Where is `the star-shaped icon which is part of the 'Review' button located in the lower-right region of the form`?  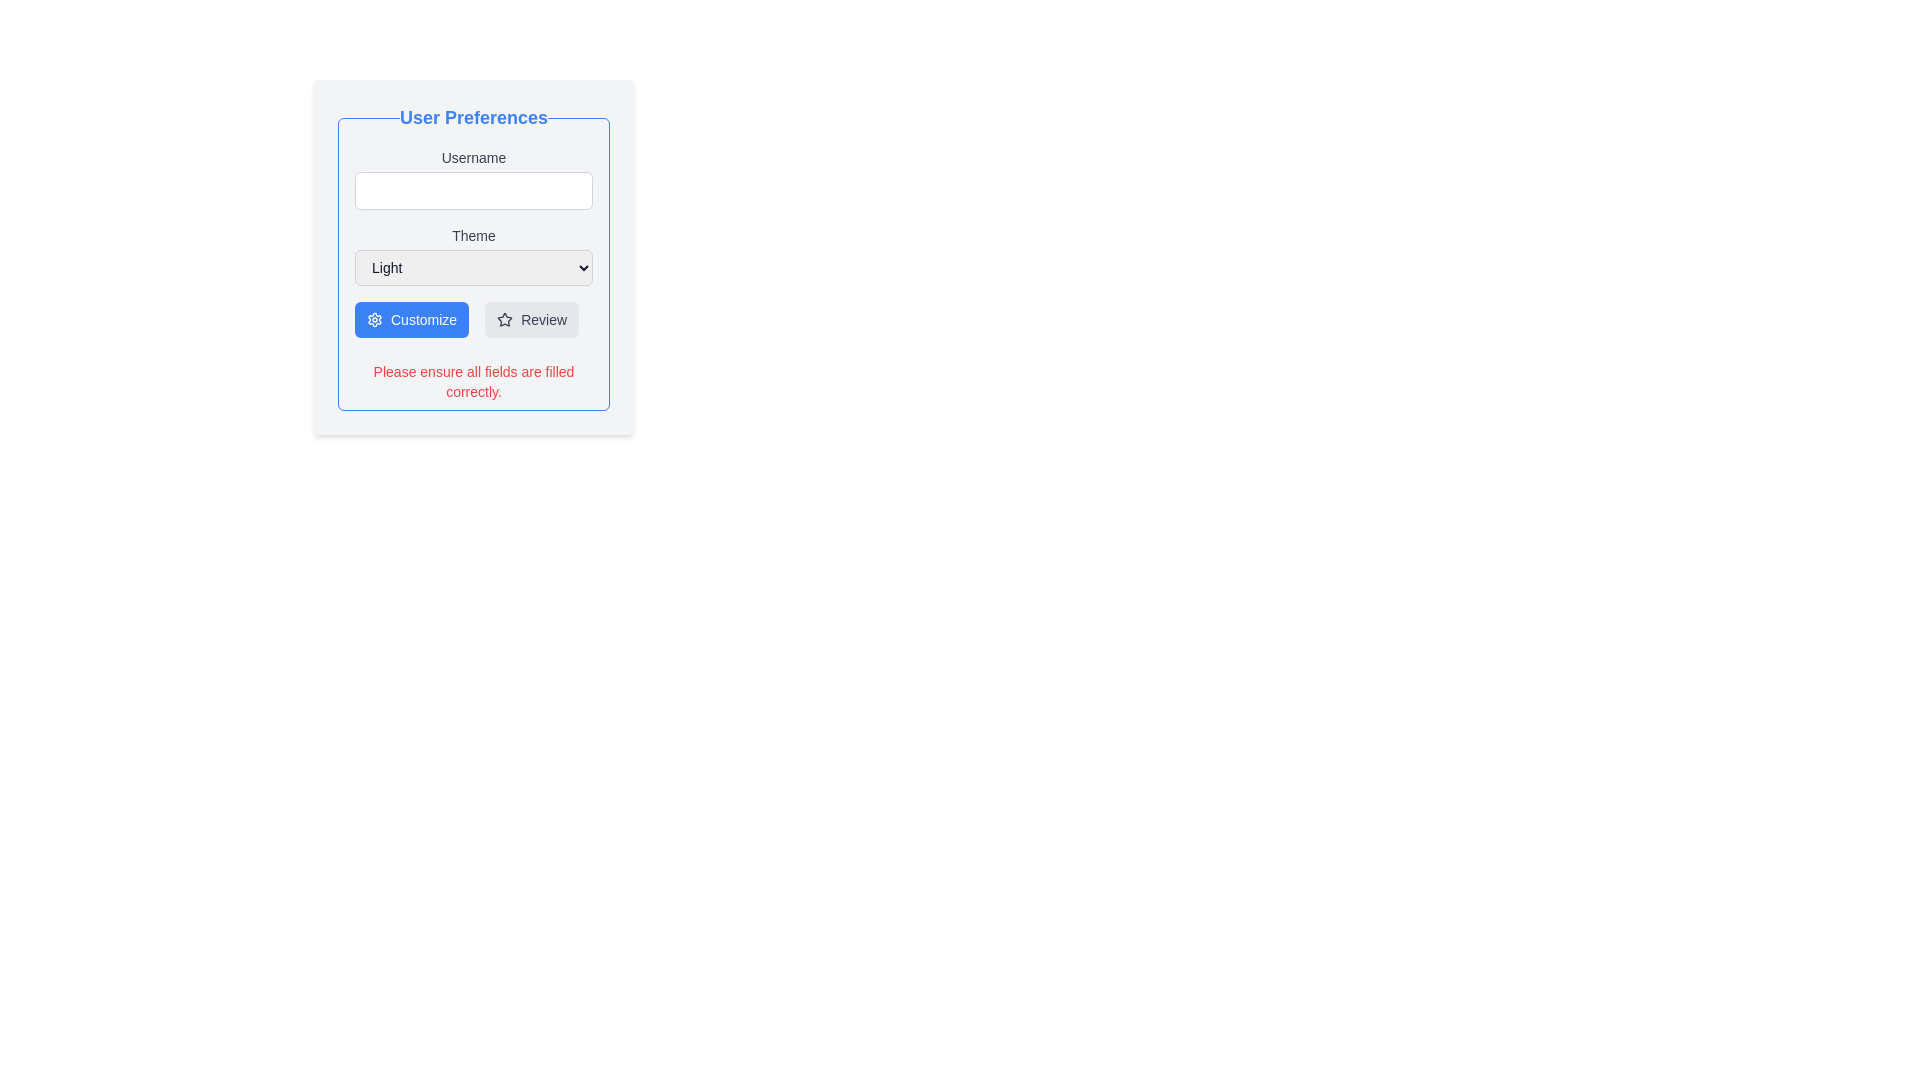
the star-shaped icon which is part of the 'Review' button located in the lower-right region of the form is located at coordinates (505, 319).